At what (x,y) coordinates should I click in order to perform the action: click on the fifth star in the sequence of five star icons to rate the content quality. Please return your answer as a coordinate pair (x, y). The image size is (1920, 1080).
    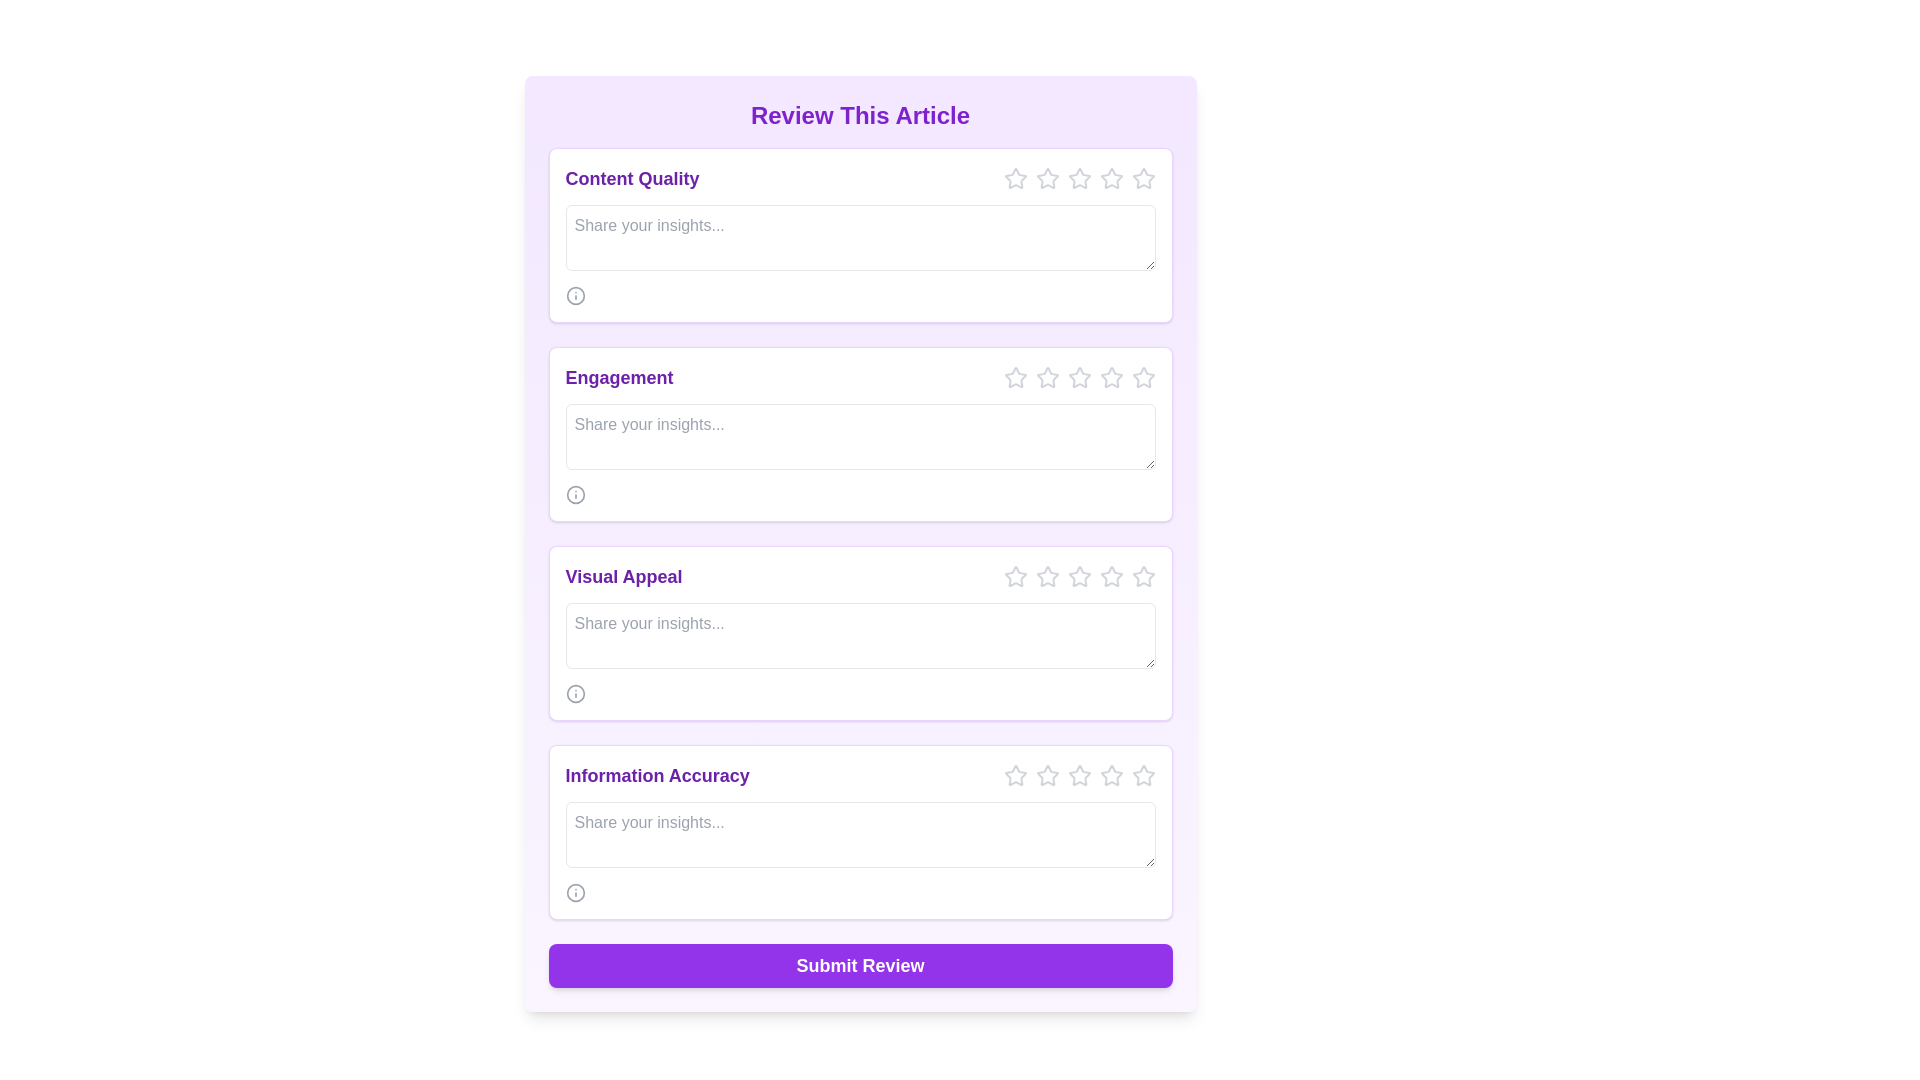
    Looking at the image, I should click on (1143, 177).